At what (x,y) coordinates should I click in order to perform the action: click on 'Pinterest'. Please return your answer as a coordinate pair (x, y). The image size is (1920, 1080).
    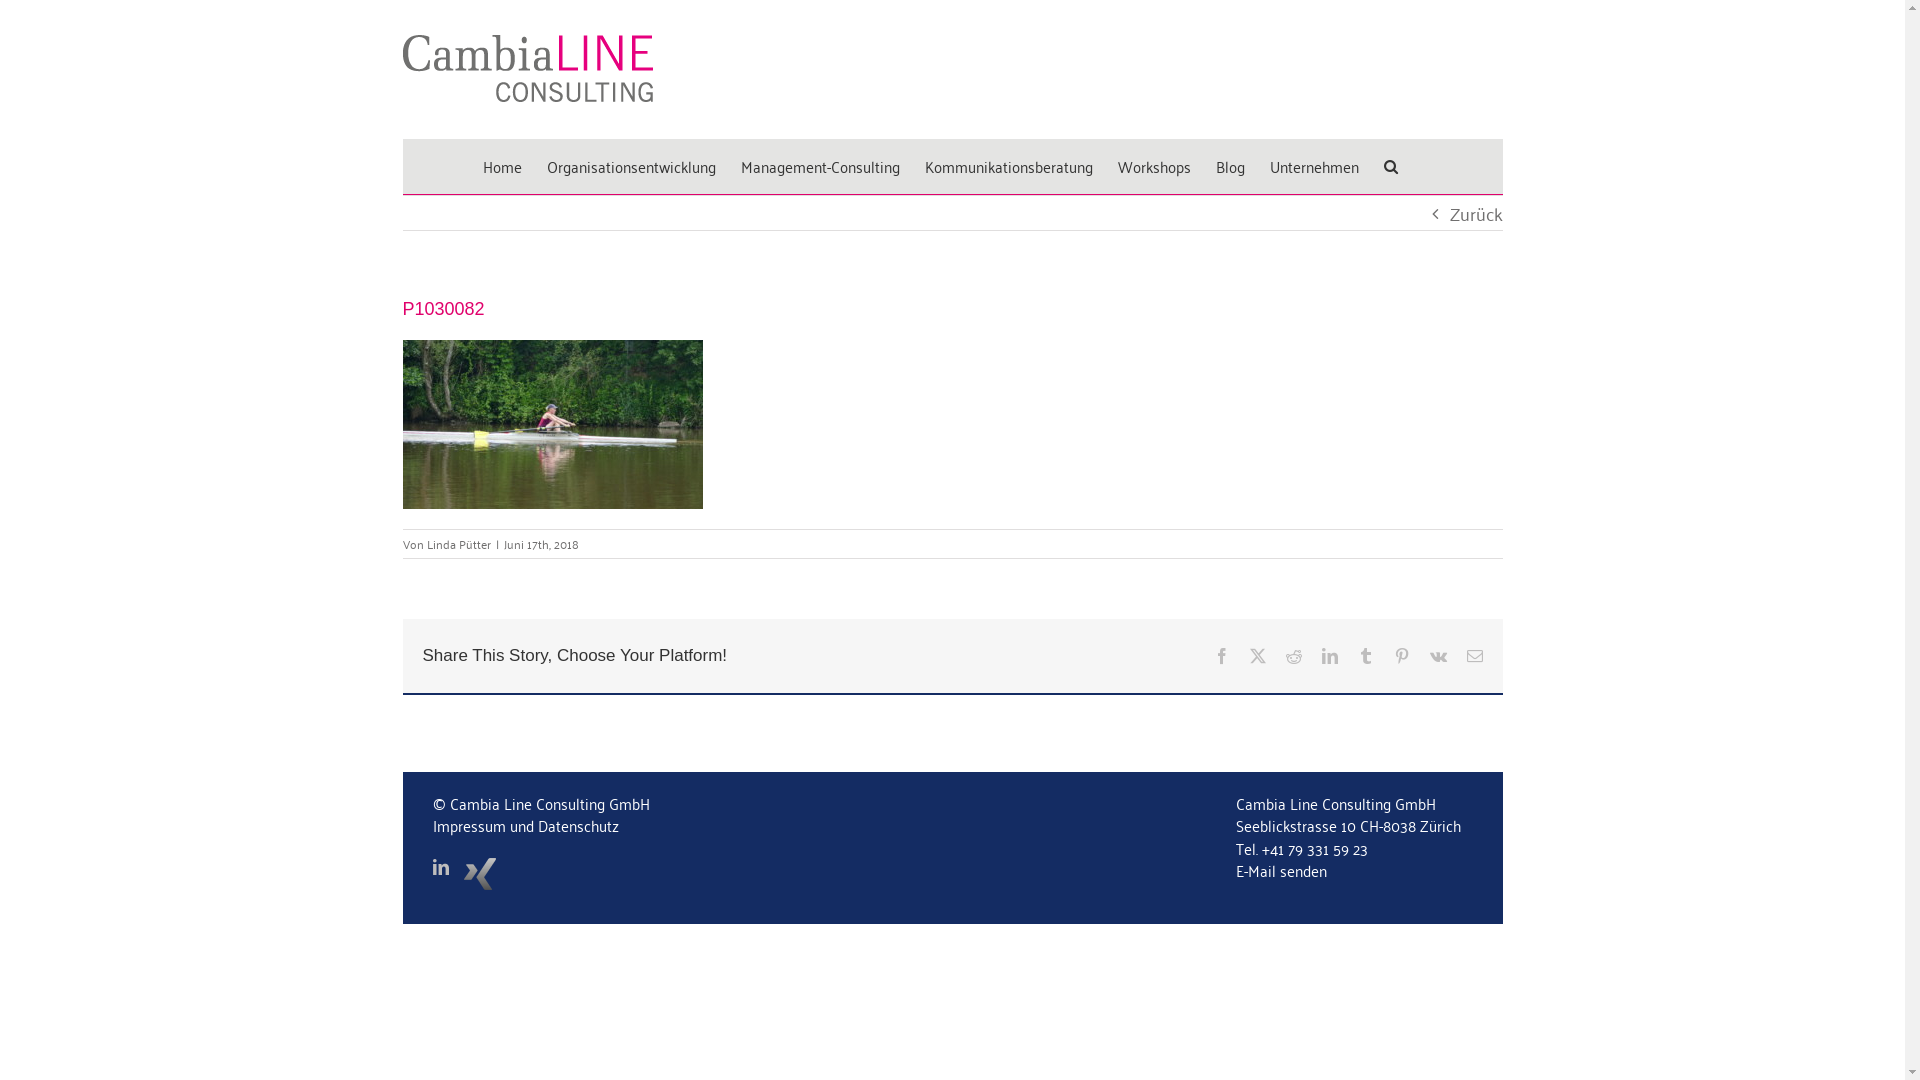
    Looking at the image, I should click on (1392, 655).